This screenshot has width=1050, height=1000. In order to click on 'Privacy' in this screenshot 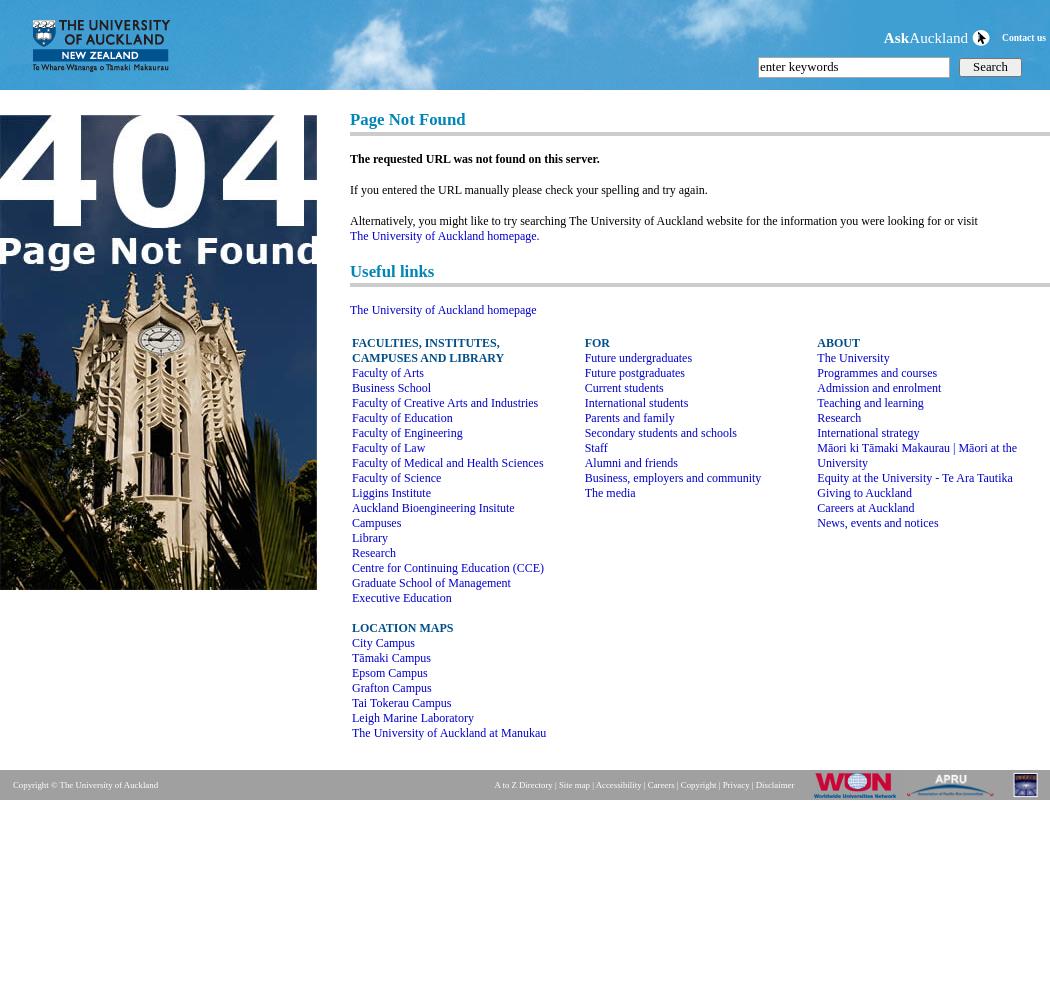, I will do `click(734, 785)`.